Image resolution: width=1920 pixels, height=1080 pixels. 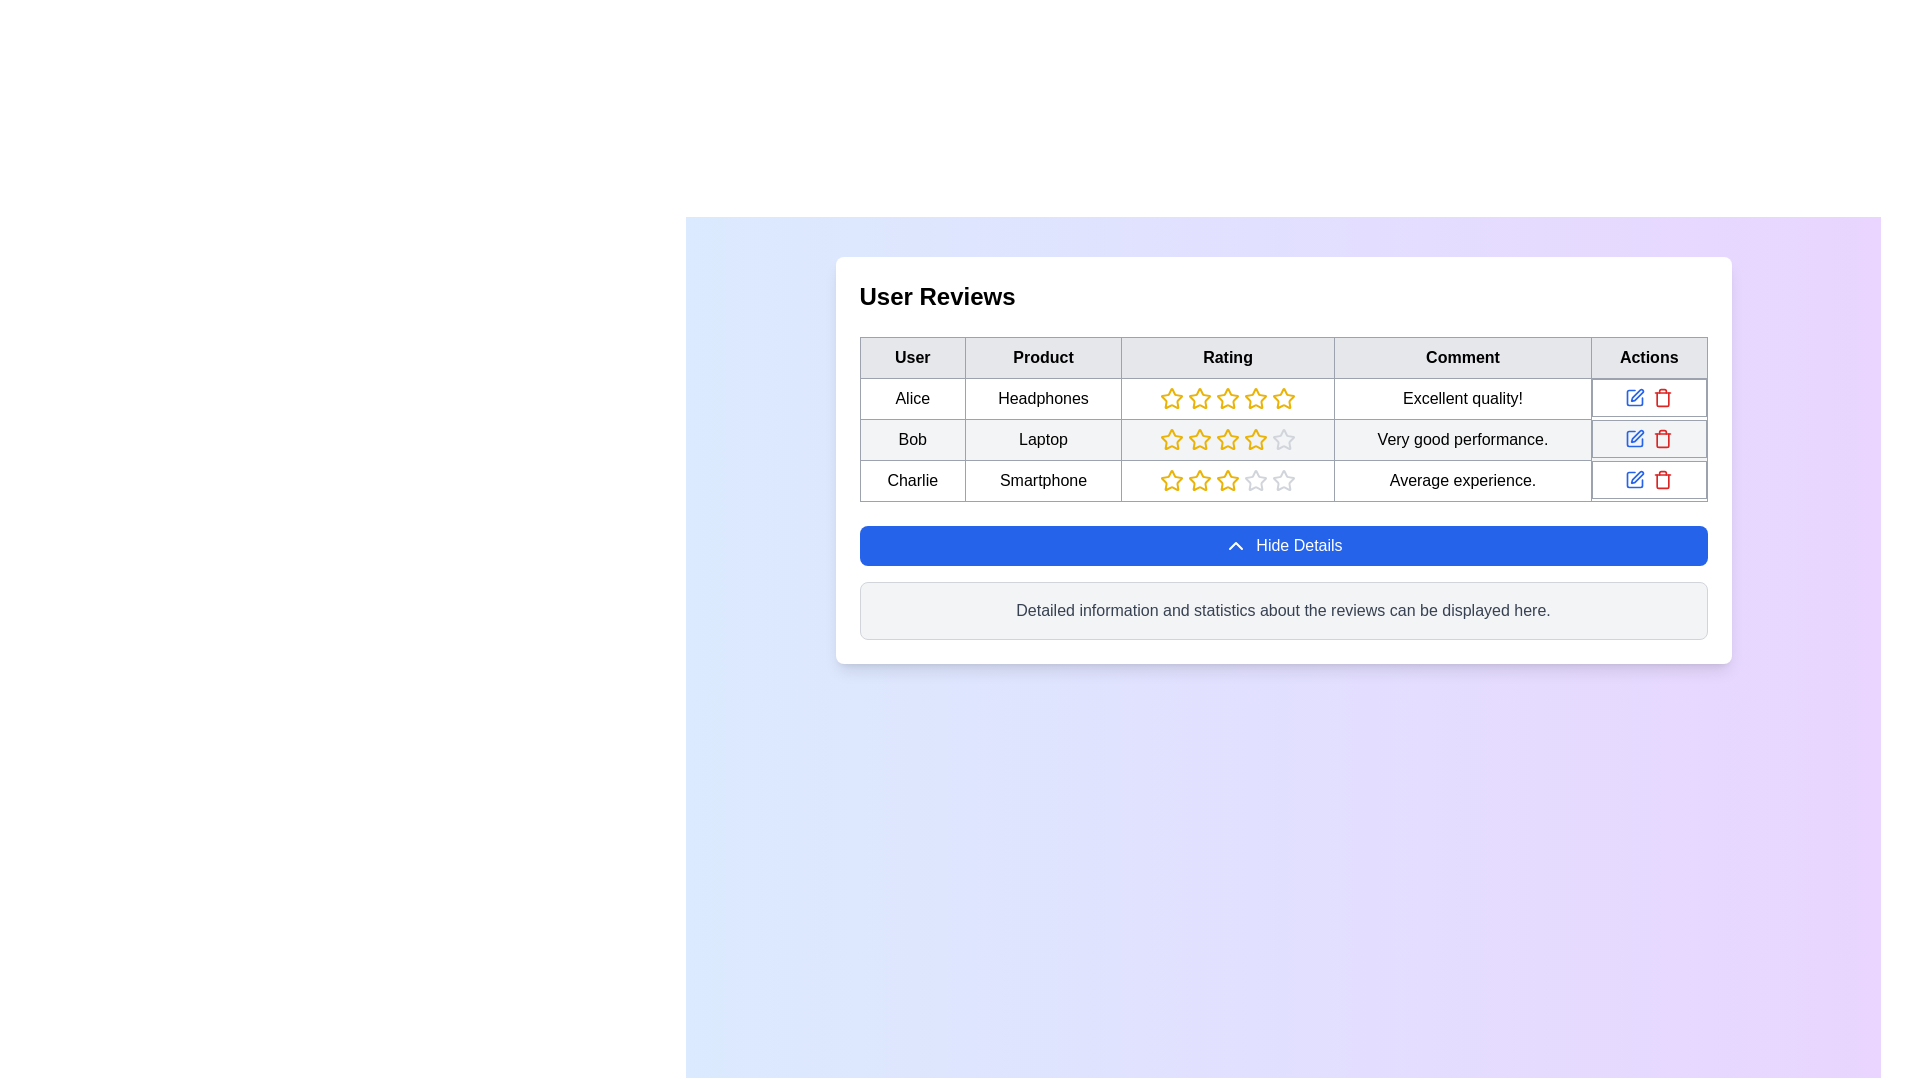 What do you see at coordinates (1635, 479) in the screenshot?
I see `the editing icon in the 'Actions' column for Charlie in the review table` at bounding box center [1635, 479].